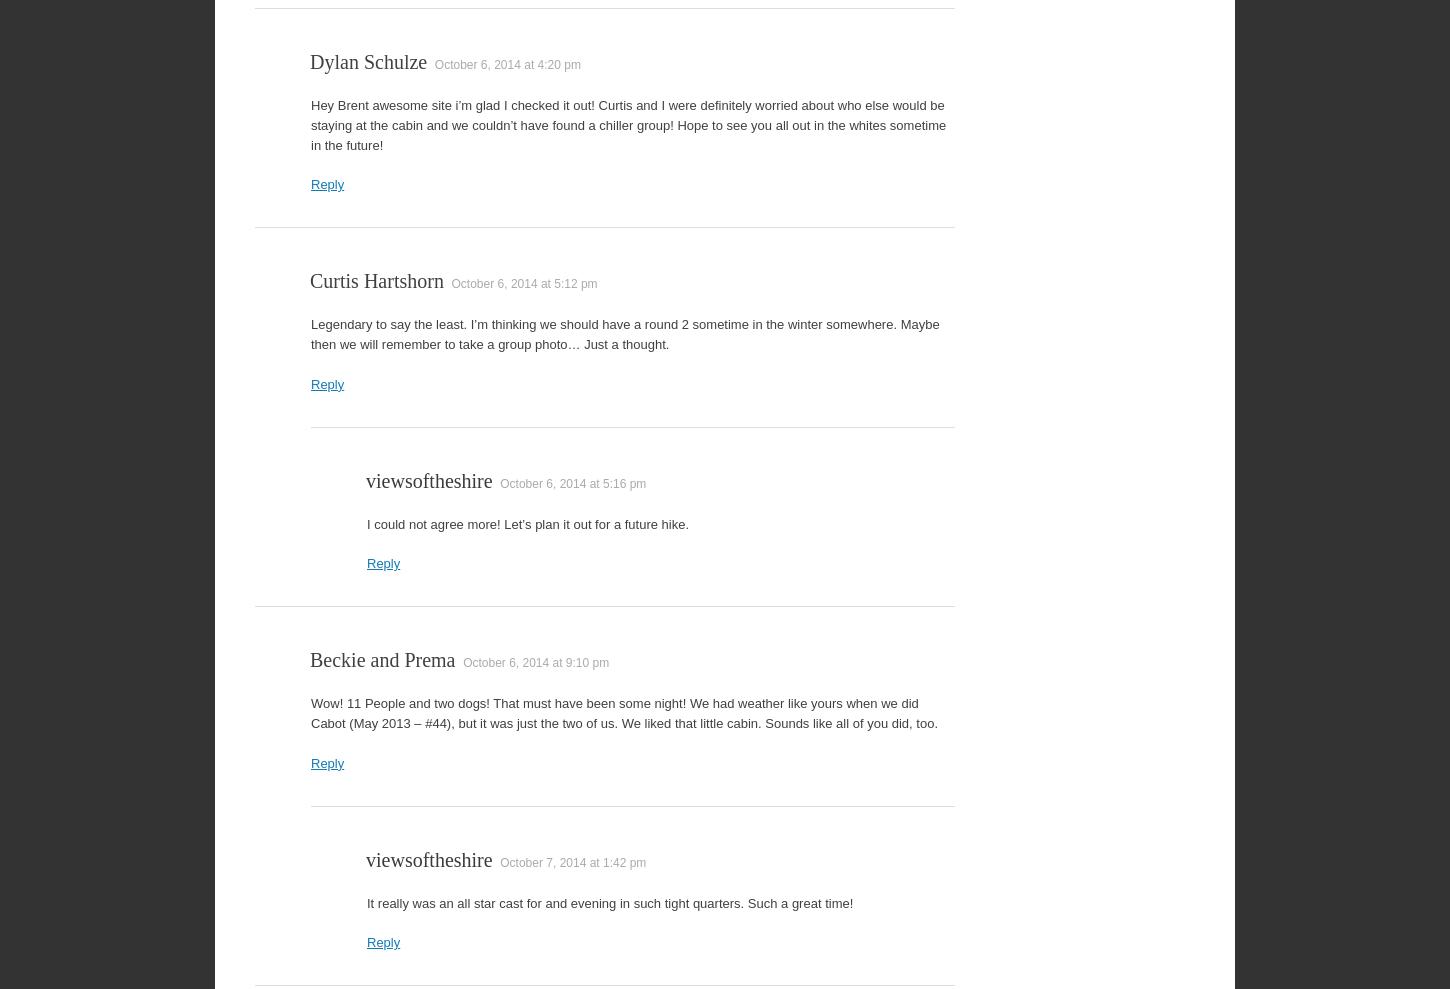 Image resolution: width=1450 pixels, height=989 pixels. What do you see at coordinates (573, 862) in the screenshot?
I see `'October 7, 2014 at 1:42 pm'` at bounding box center [573, 862].